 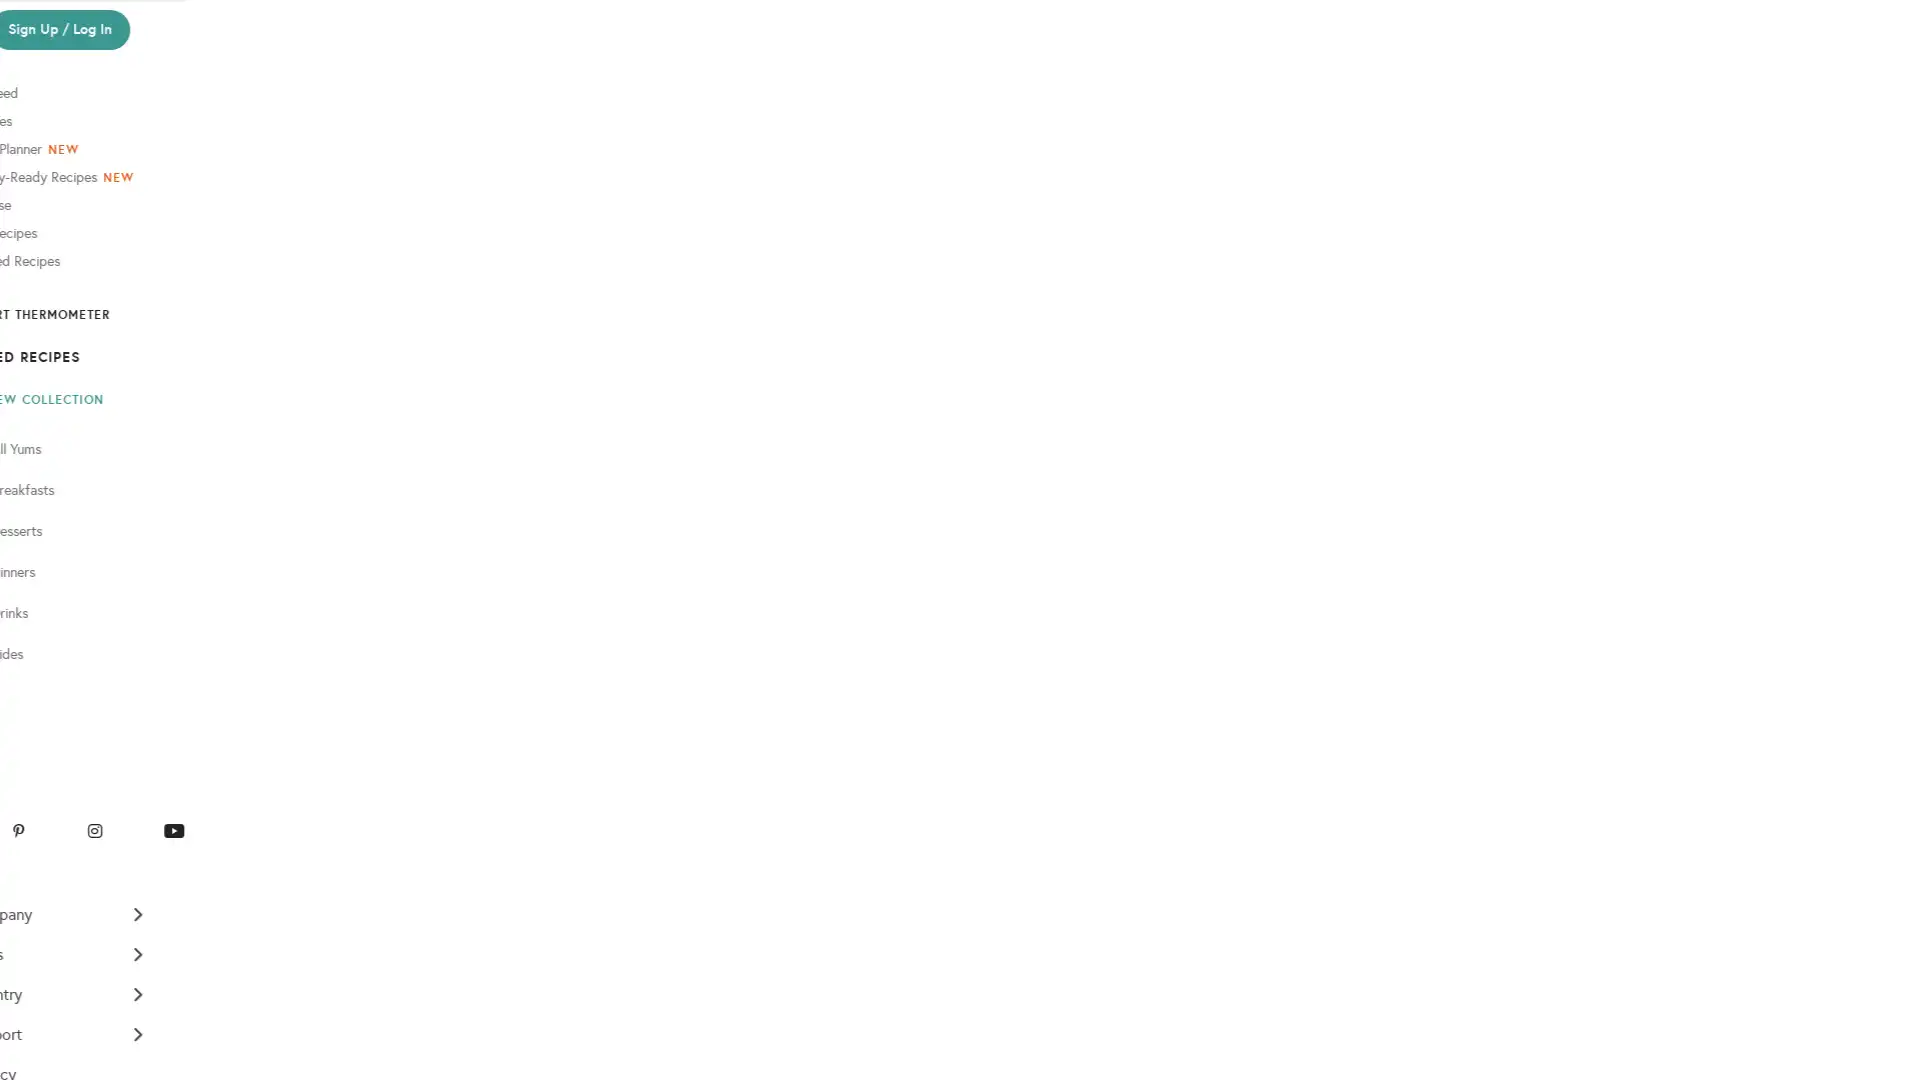 I want to click on Do Not Sell My Personal Information, so click(x=103, y=1056).